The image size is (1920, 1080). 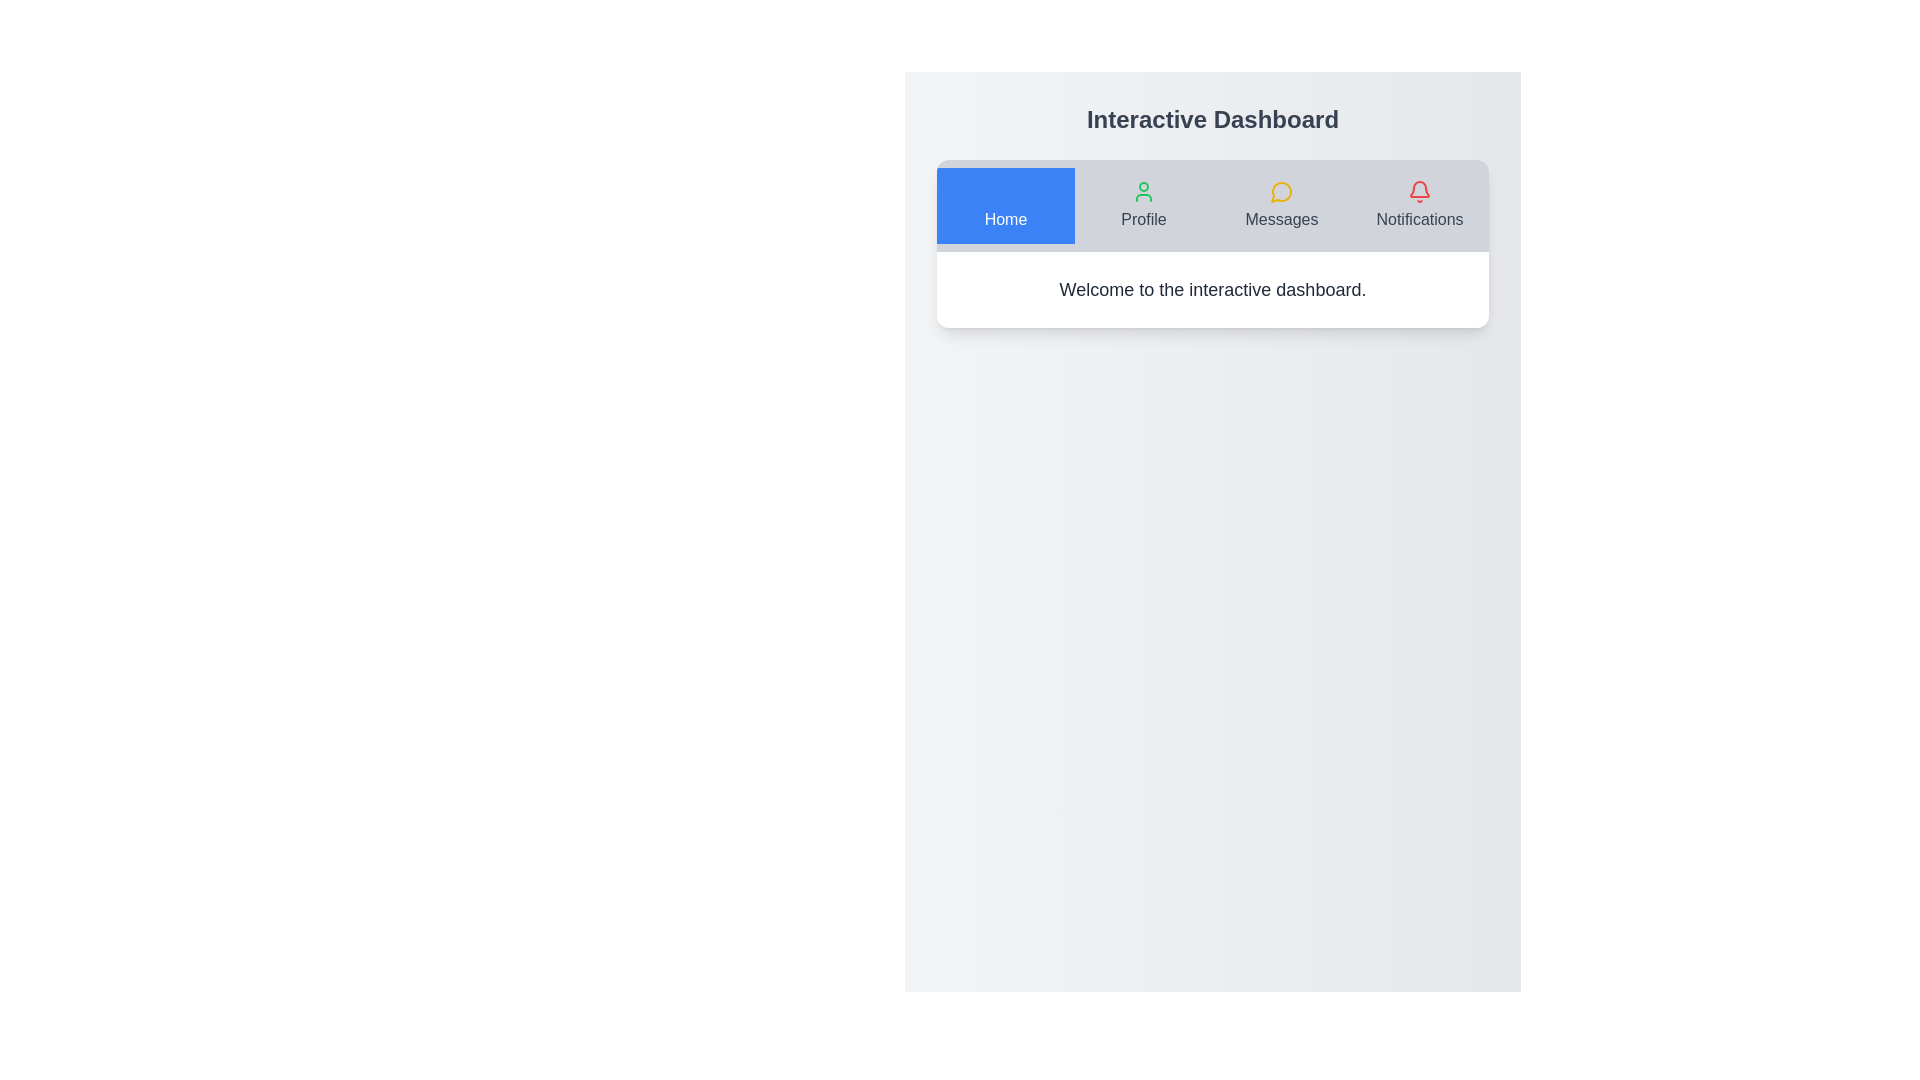 I want to click on the 'Profile' text label in the navigation bar, which is styled with a clean and prominent font, located near the top of the interface, immediately right of the 'Home' button, so click(x=1143, y=219).